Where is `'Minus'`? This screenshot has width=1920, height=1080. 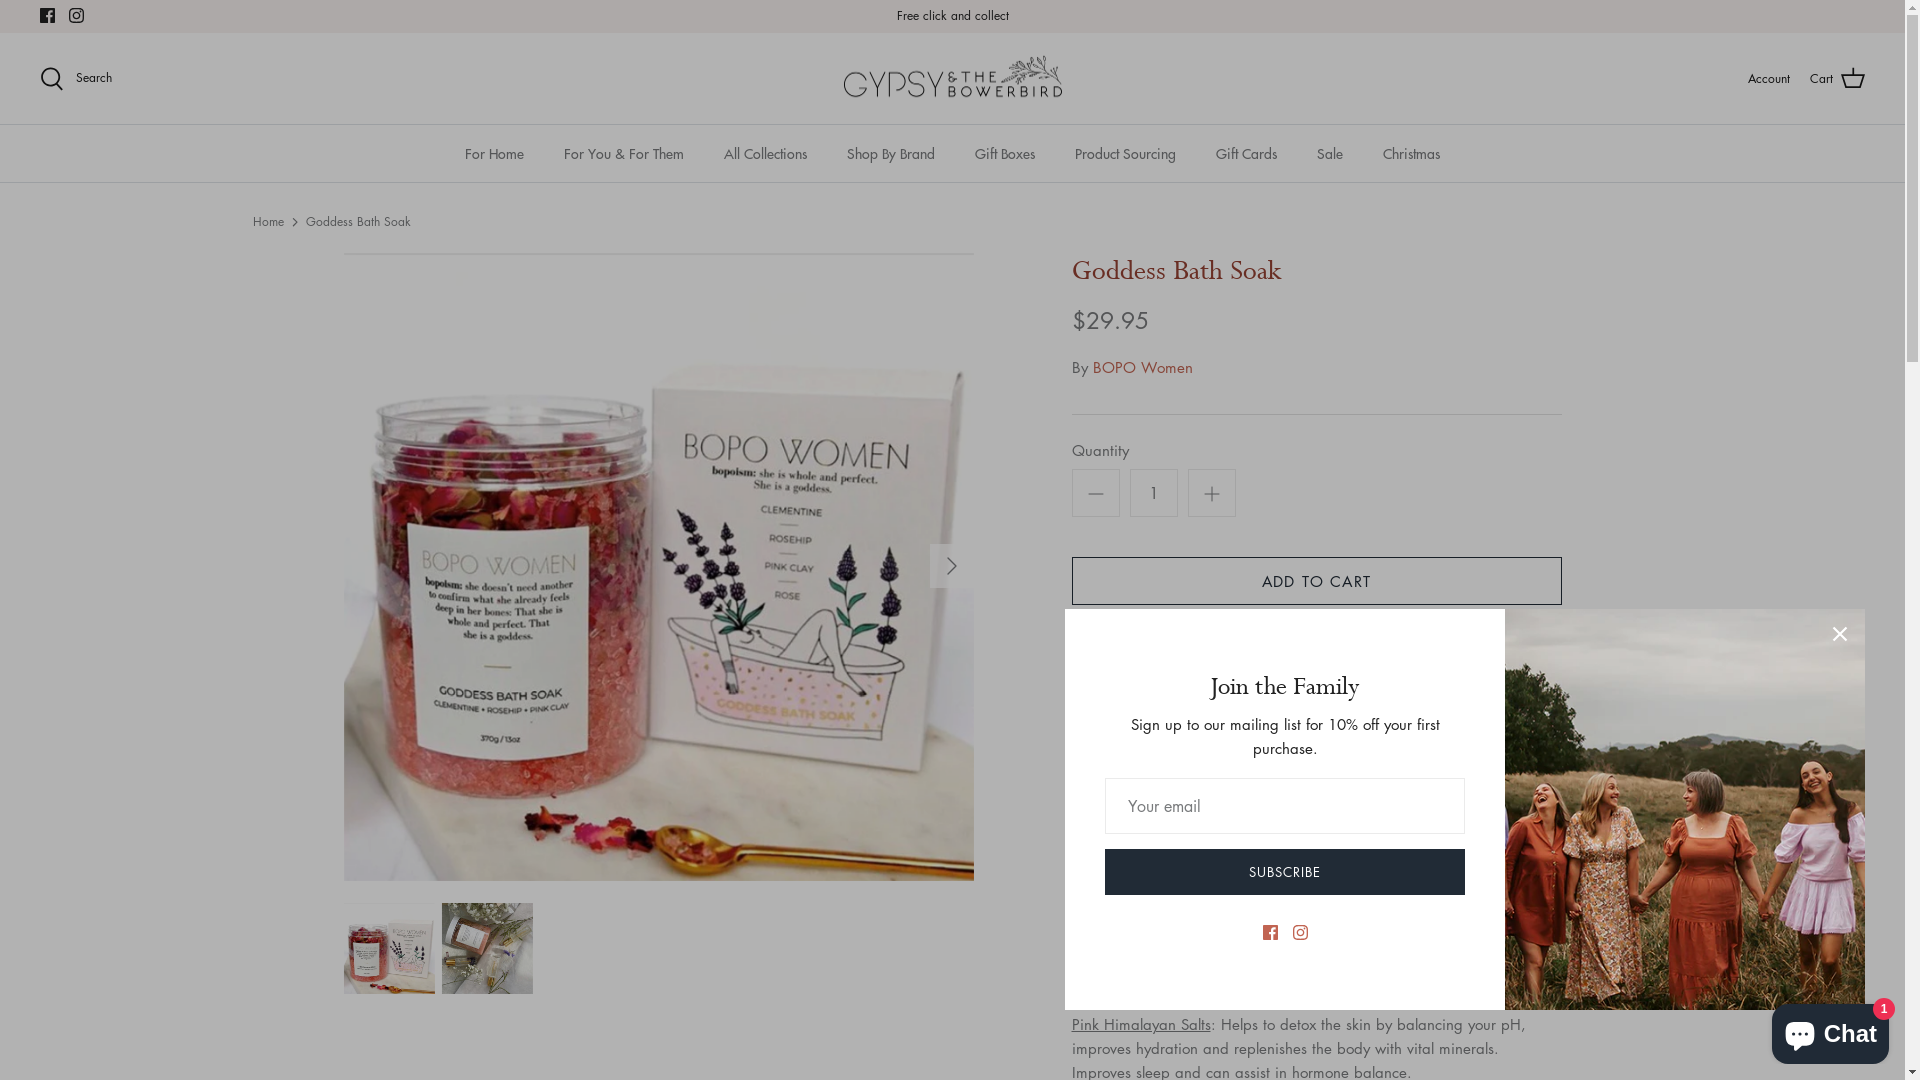
'Minus' is located at coordinates (1094, 493).